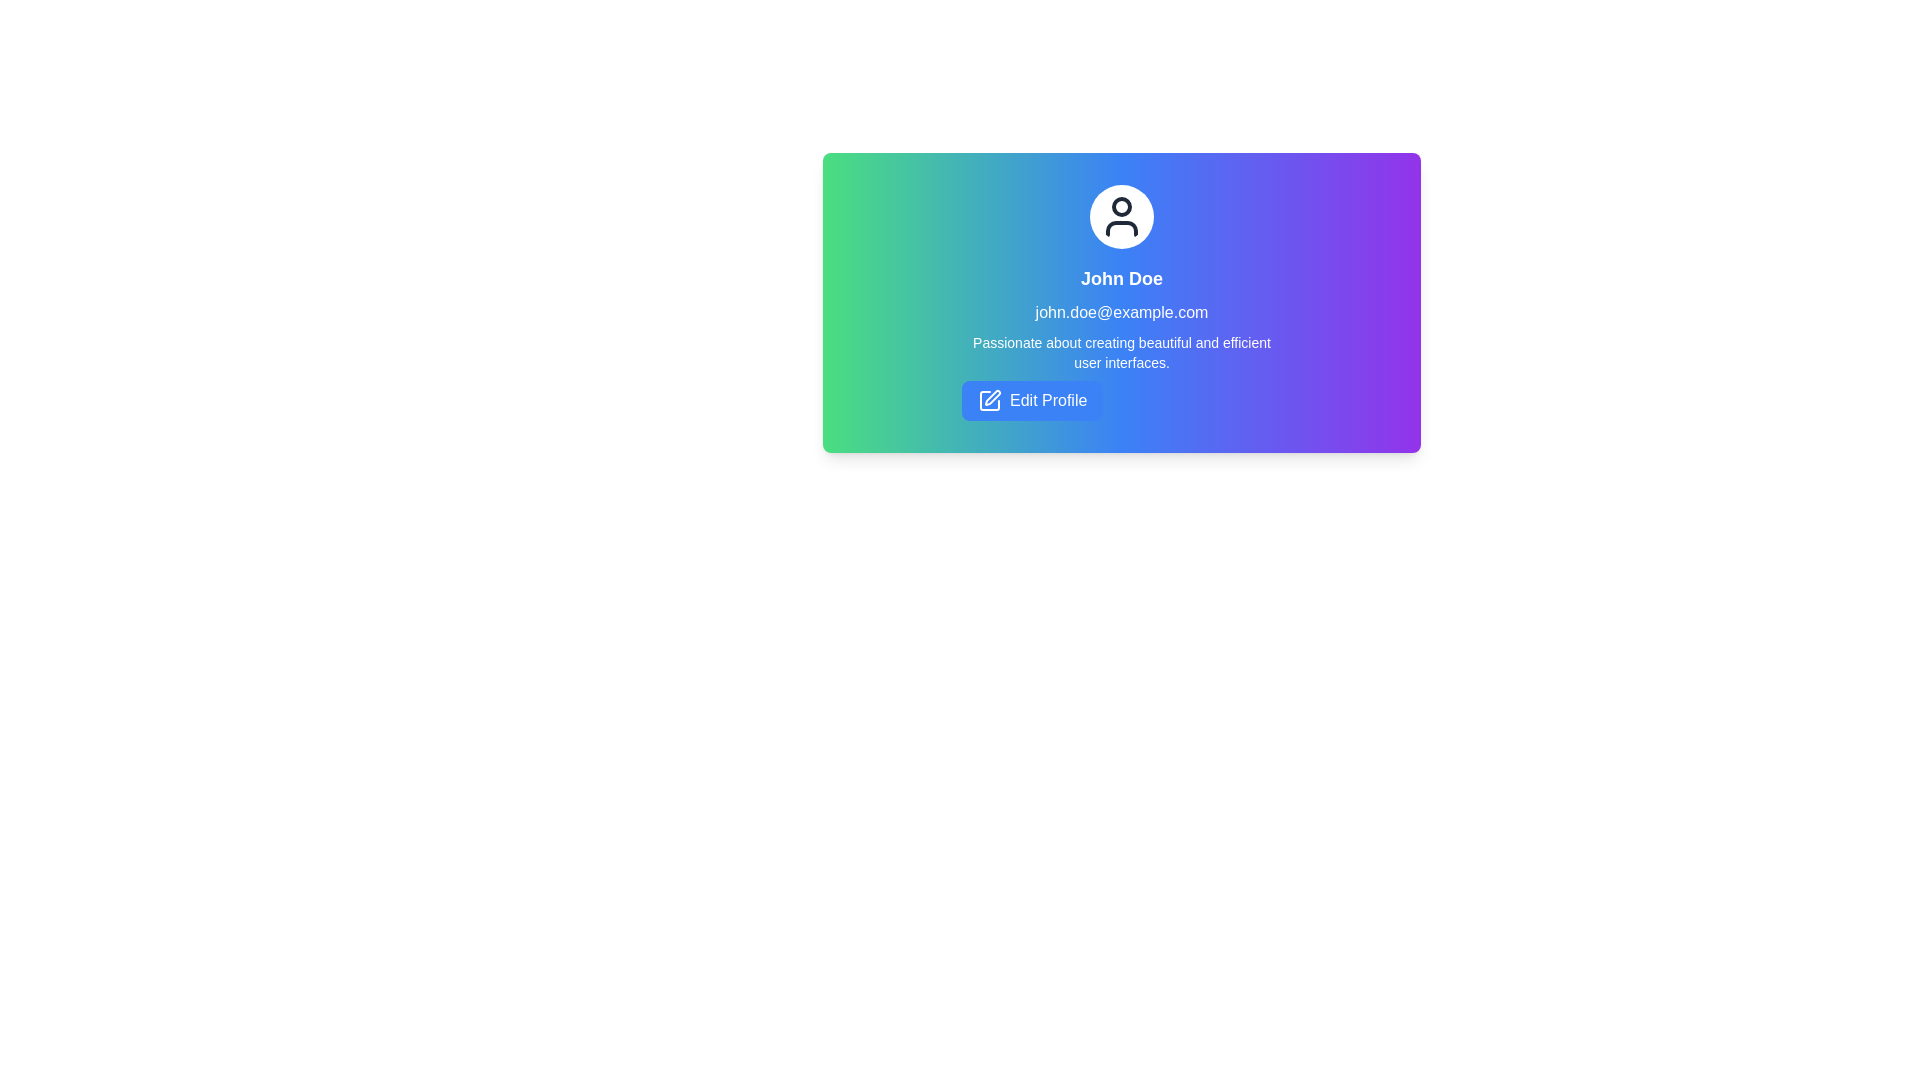 The height and width of the screenshot is (1080, 1920). I want to click on text label located in the center of the card layout, positioned below the email address 'john.doe@example.com' and above the 'Edit Profile' button, so click(1122, 352).